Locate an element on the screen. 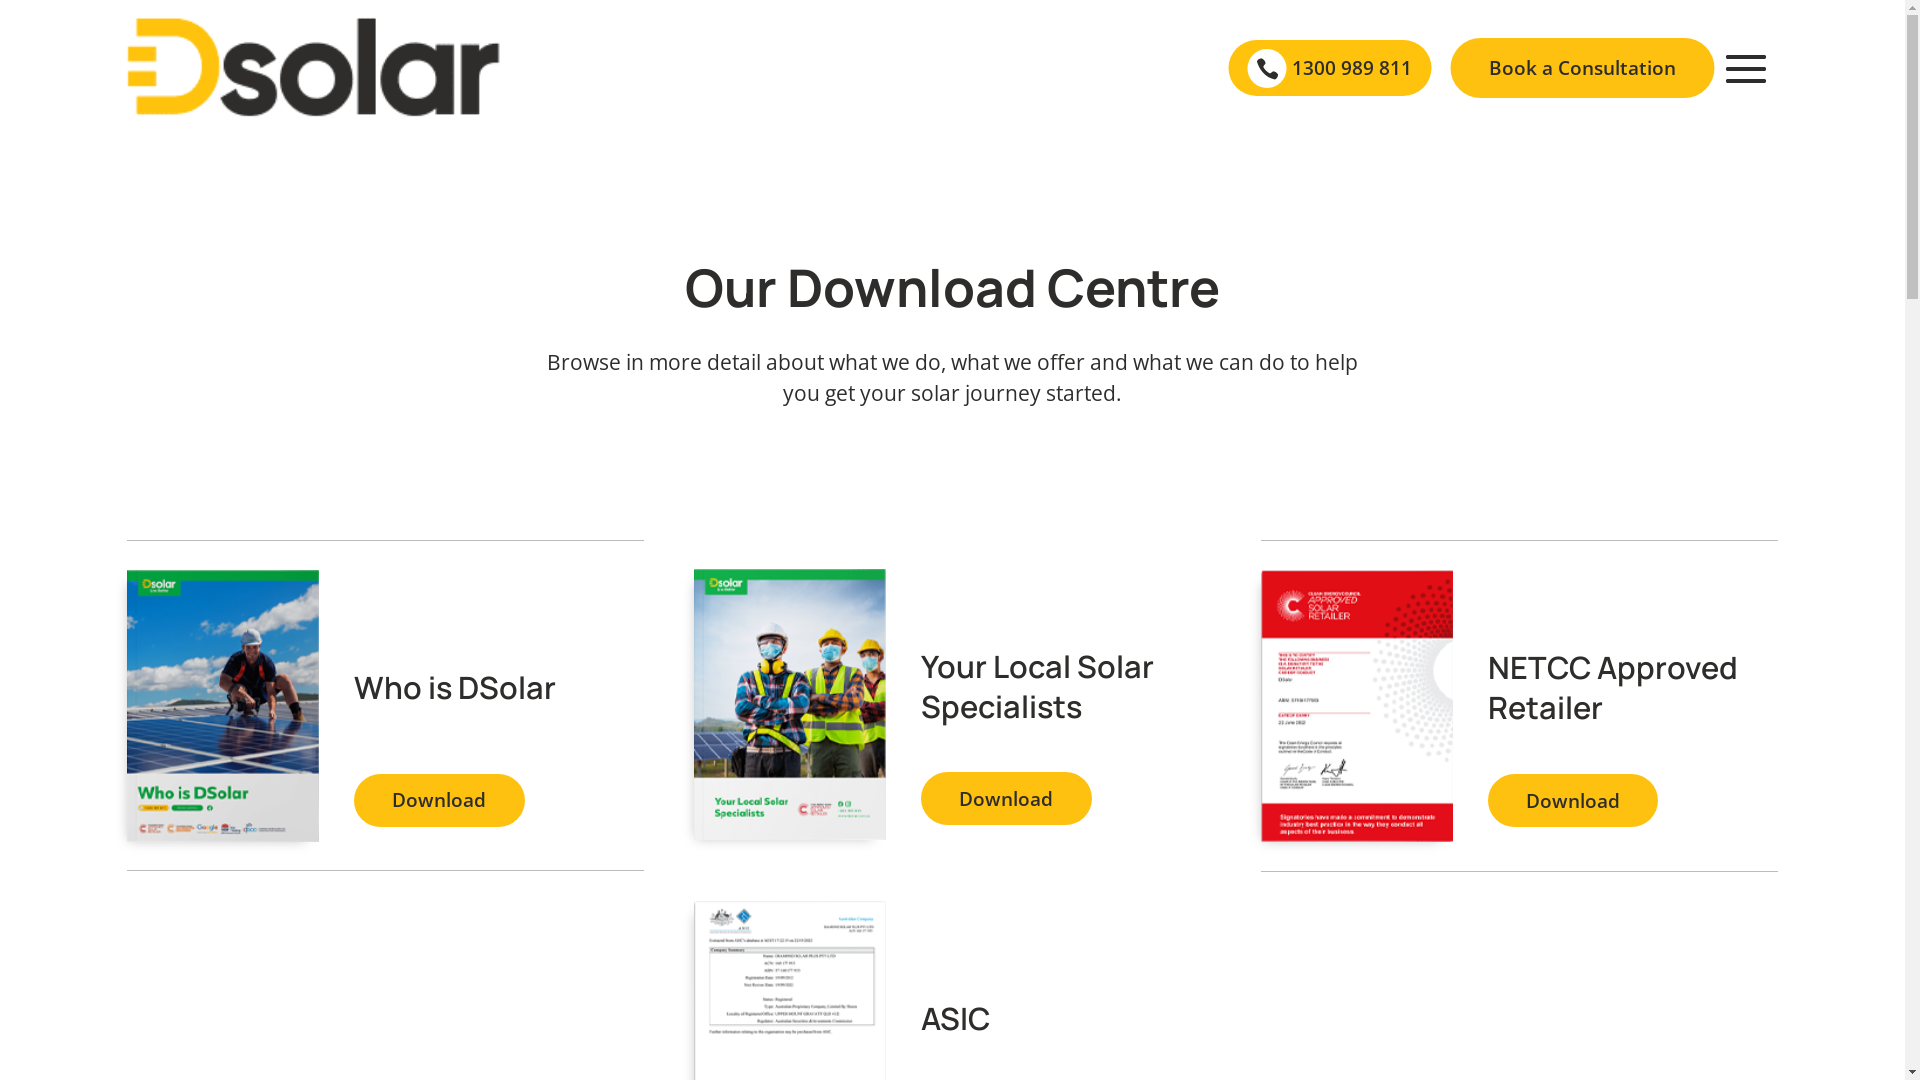 The image size is (1920, 1080). 'Book a Consultation' is located at coordinates (1581, 67).